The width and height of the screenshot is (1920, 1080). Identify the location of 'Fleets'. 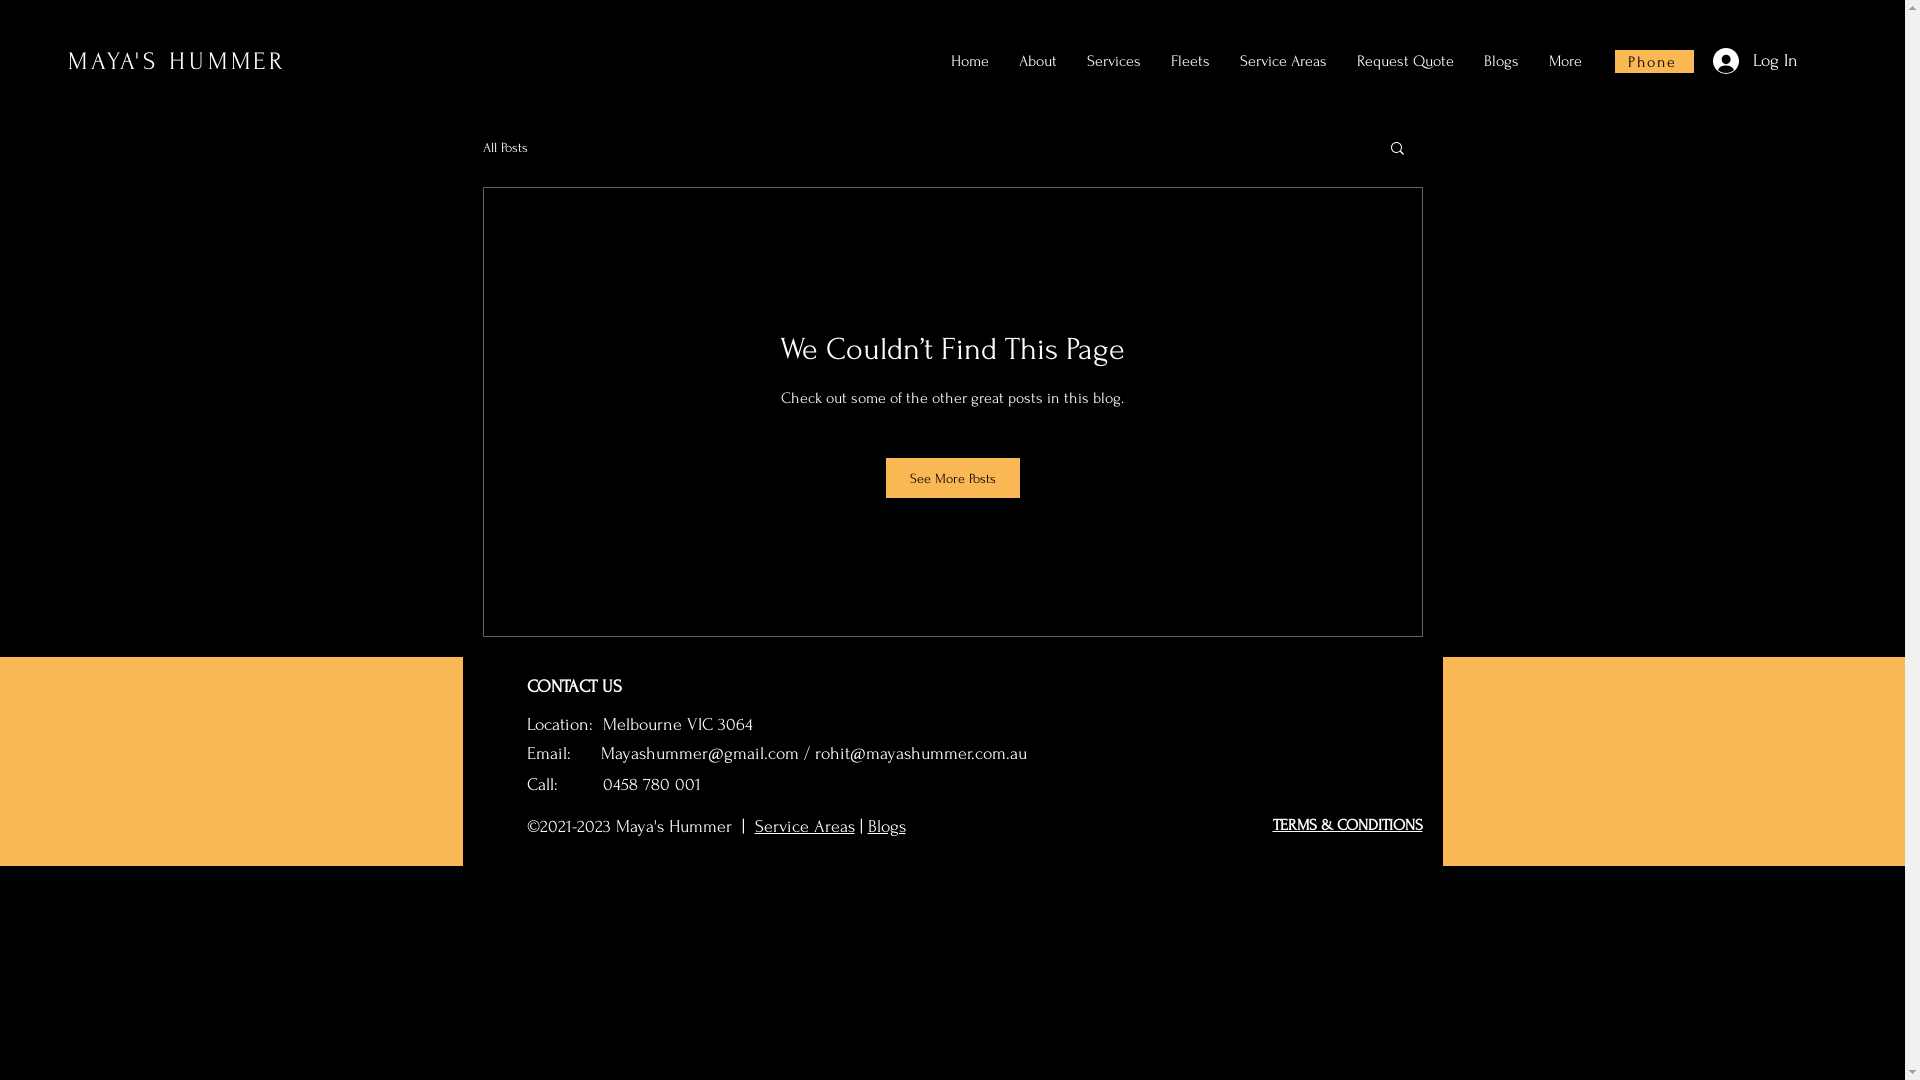
(1190, 60).